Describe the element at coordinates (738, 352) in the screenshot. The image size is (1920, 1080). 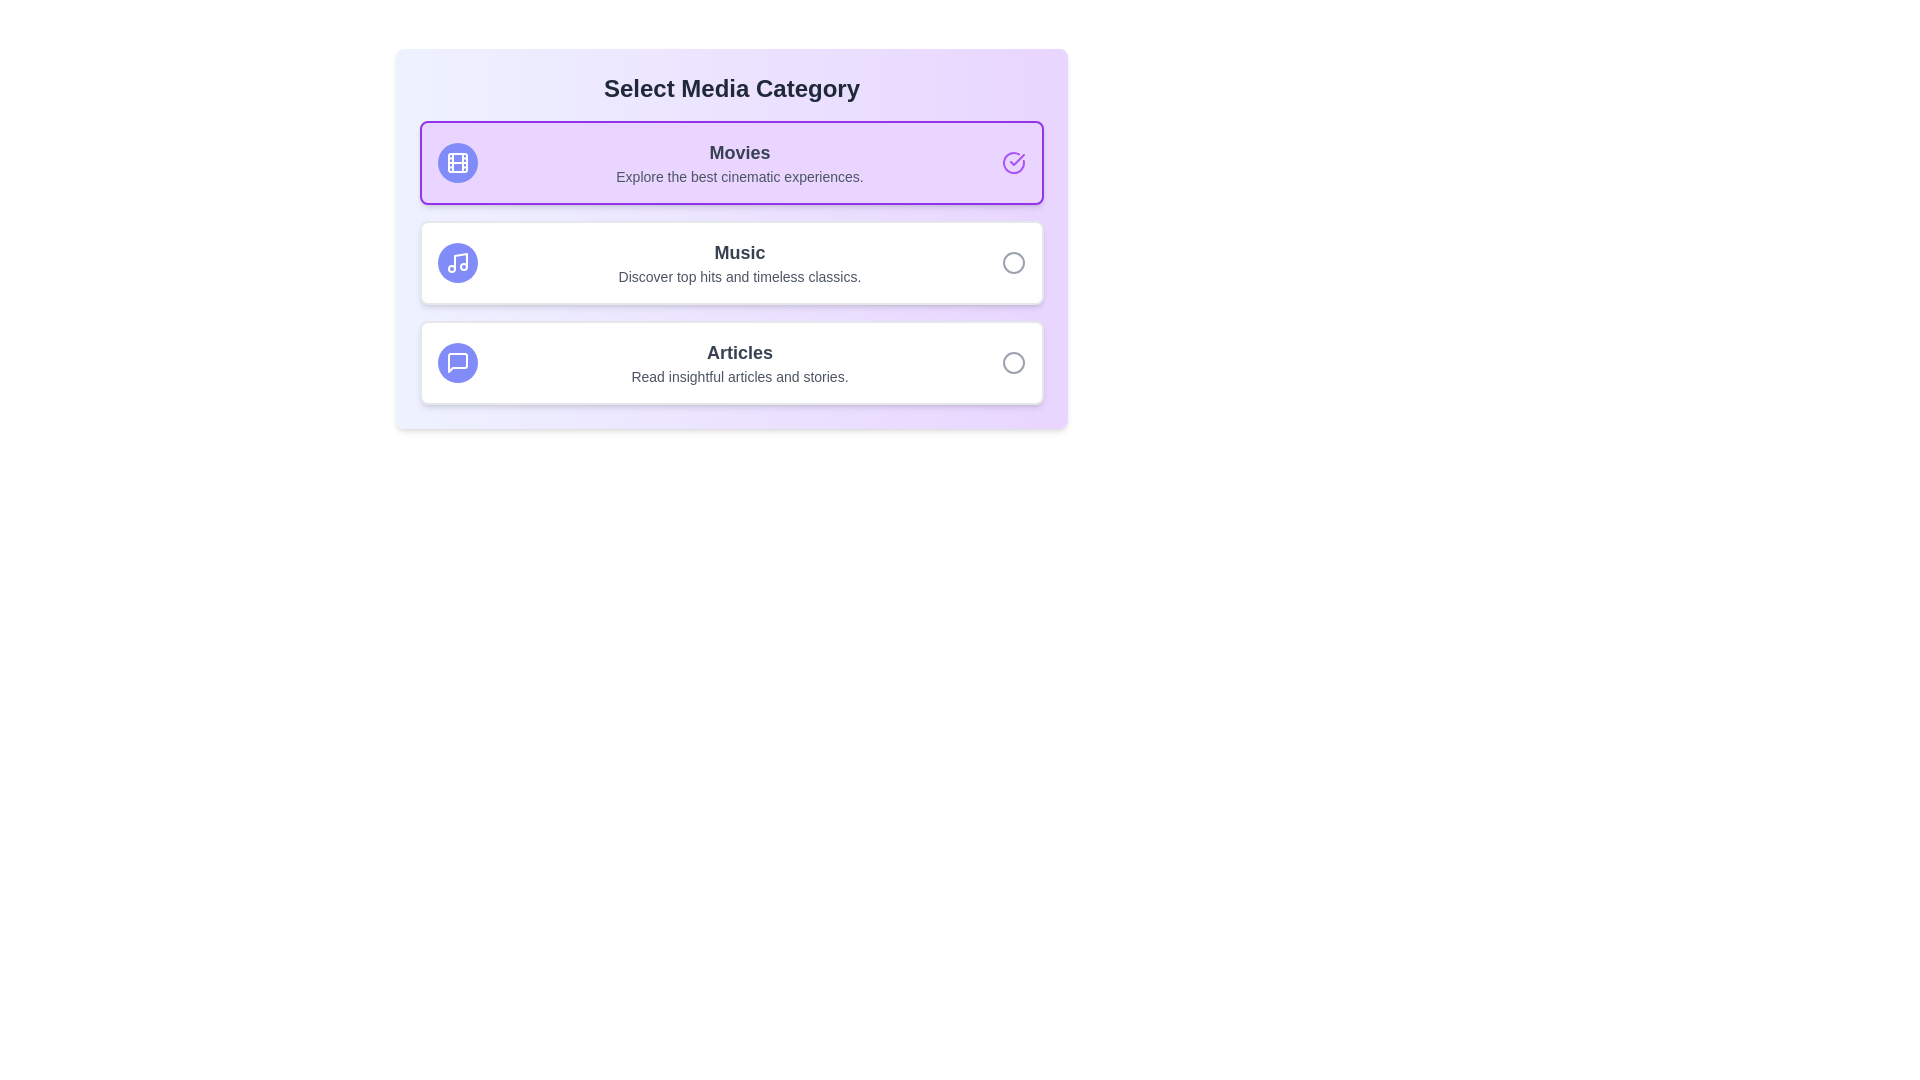
I see `the header text label styled as 'Articles', which is bold and gray, located at the bottom of the media categories list` at that location.